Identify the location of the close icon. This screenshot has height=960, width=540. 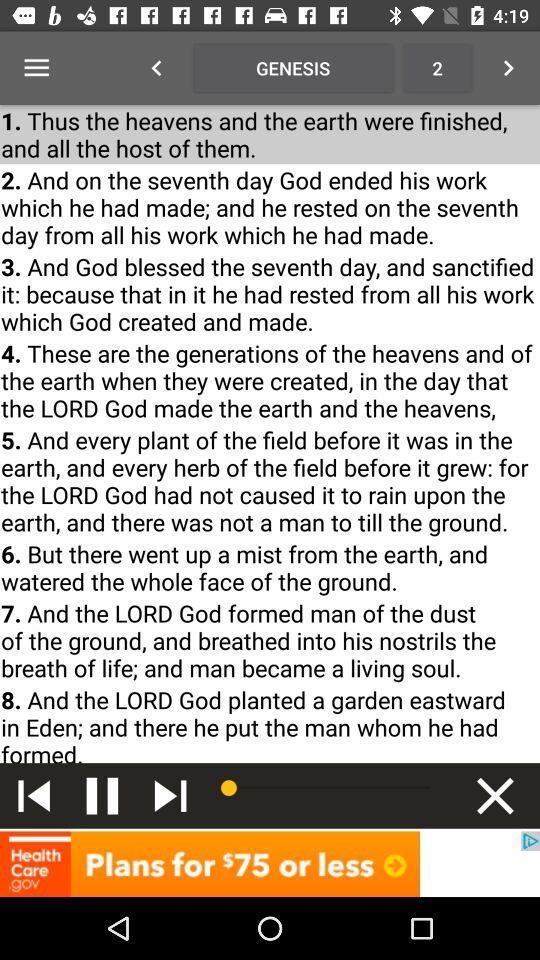
(494, 795).